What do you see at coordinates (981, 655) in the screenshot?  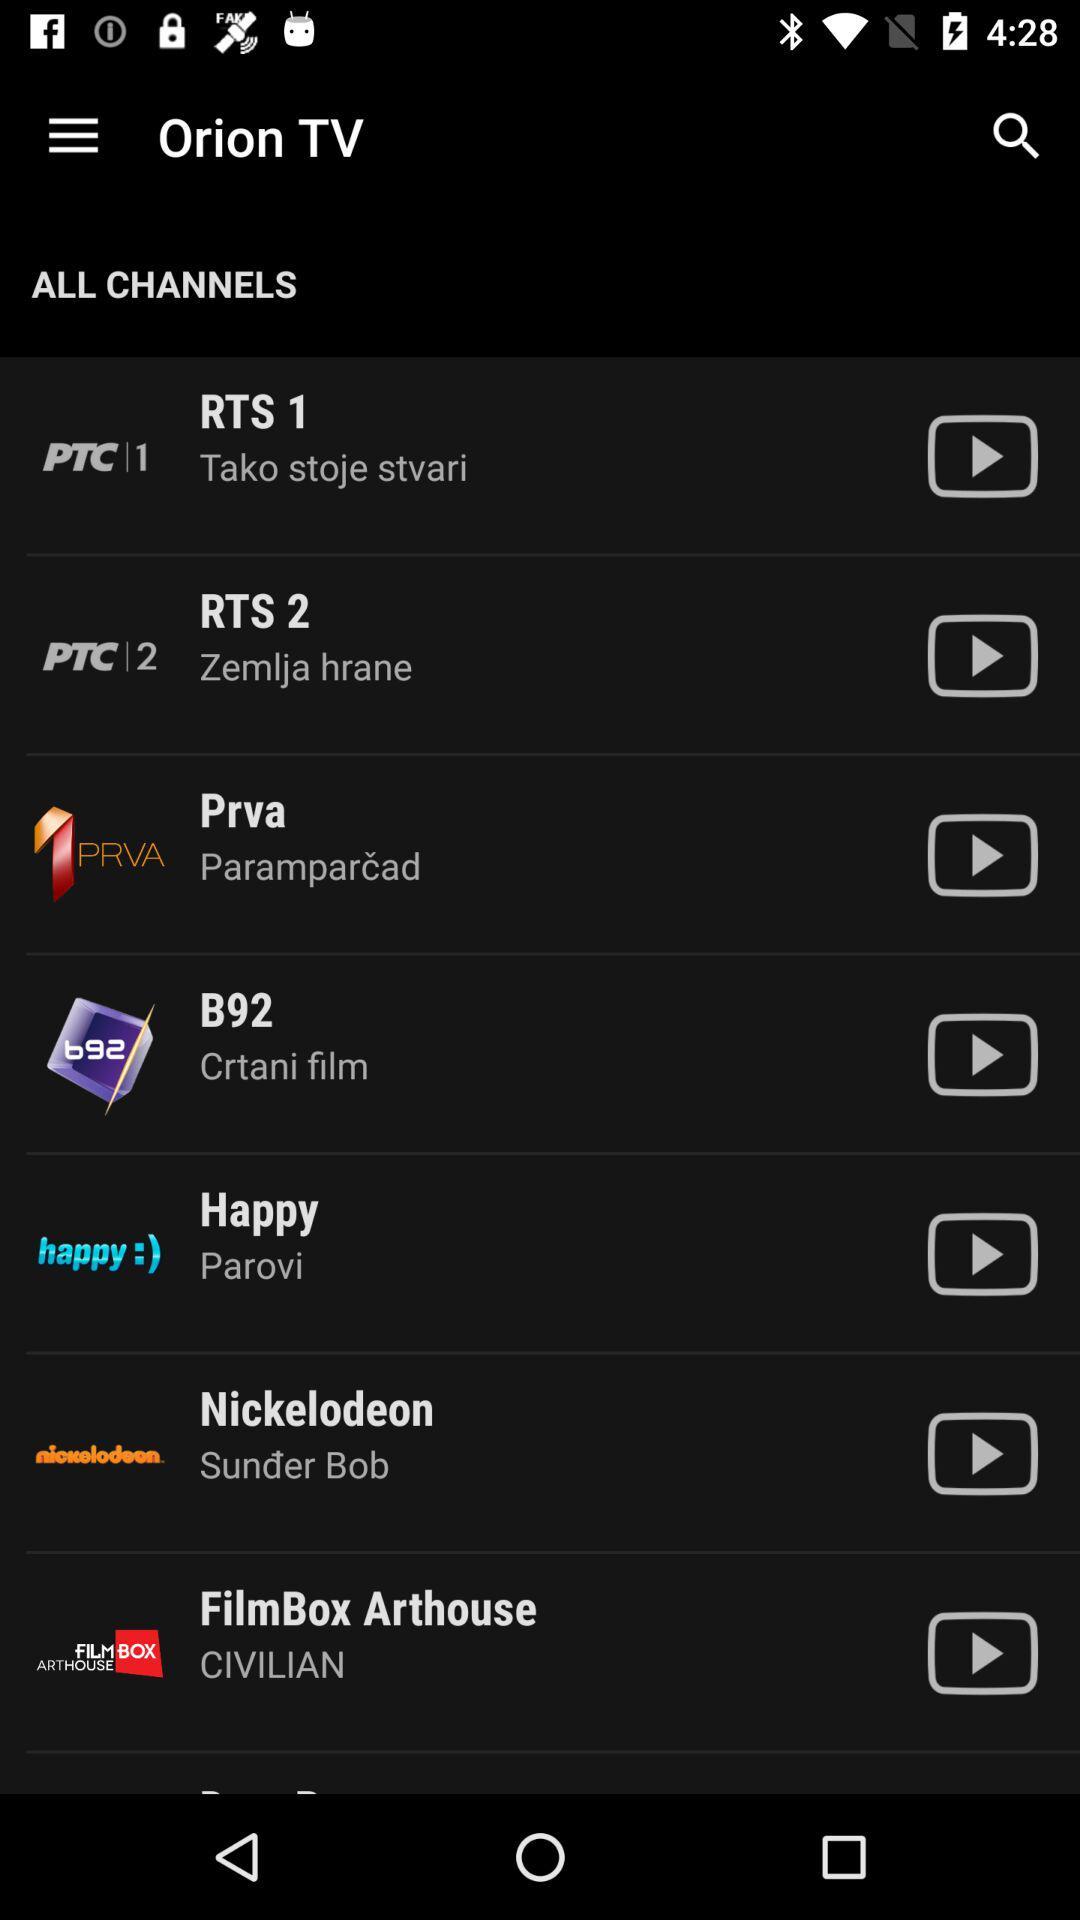 I see `the channel` at bounding box center [981, 655].